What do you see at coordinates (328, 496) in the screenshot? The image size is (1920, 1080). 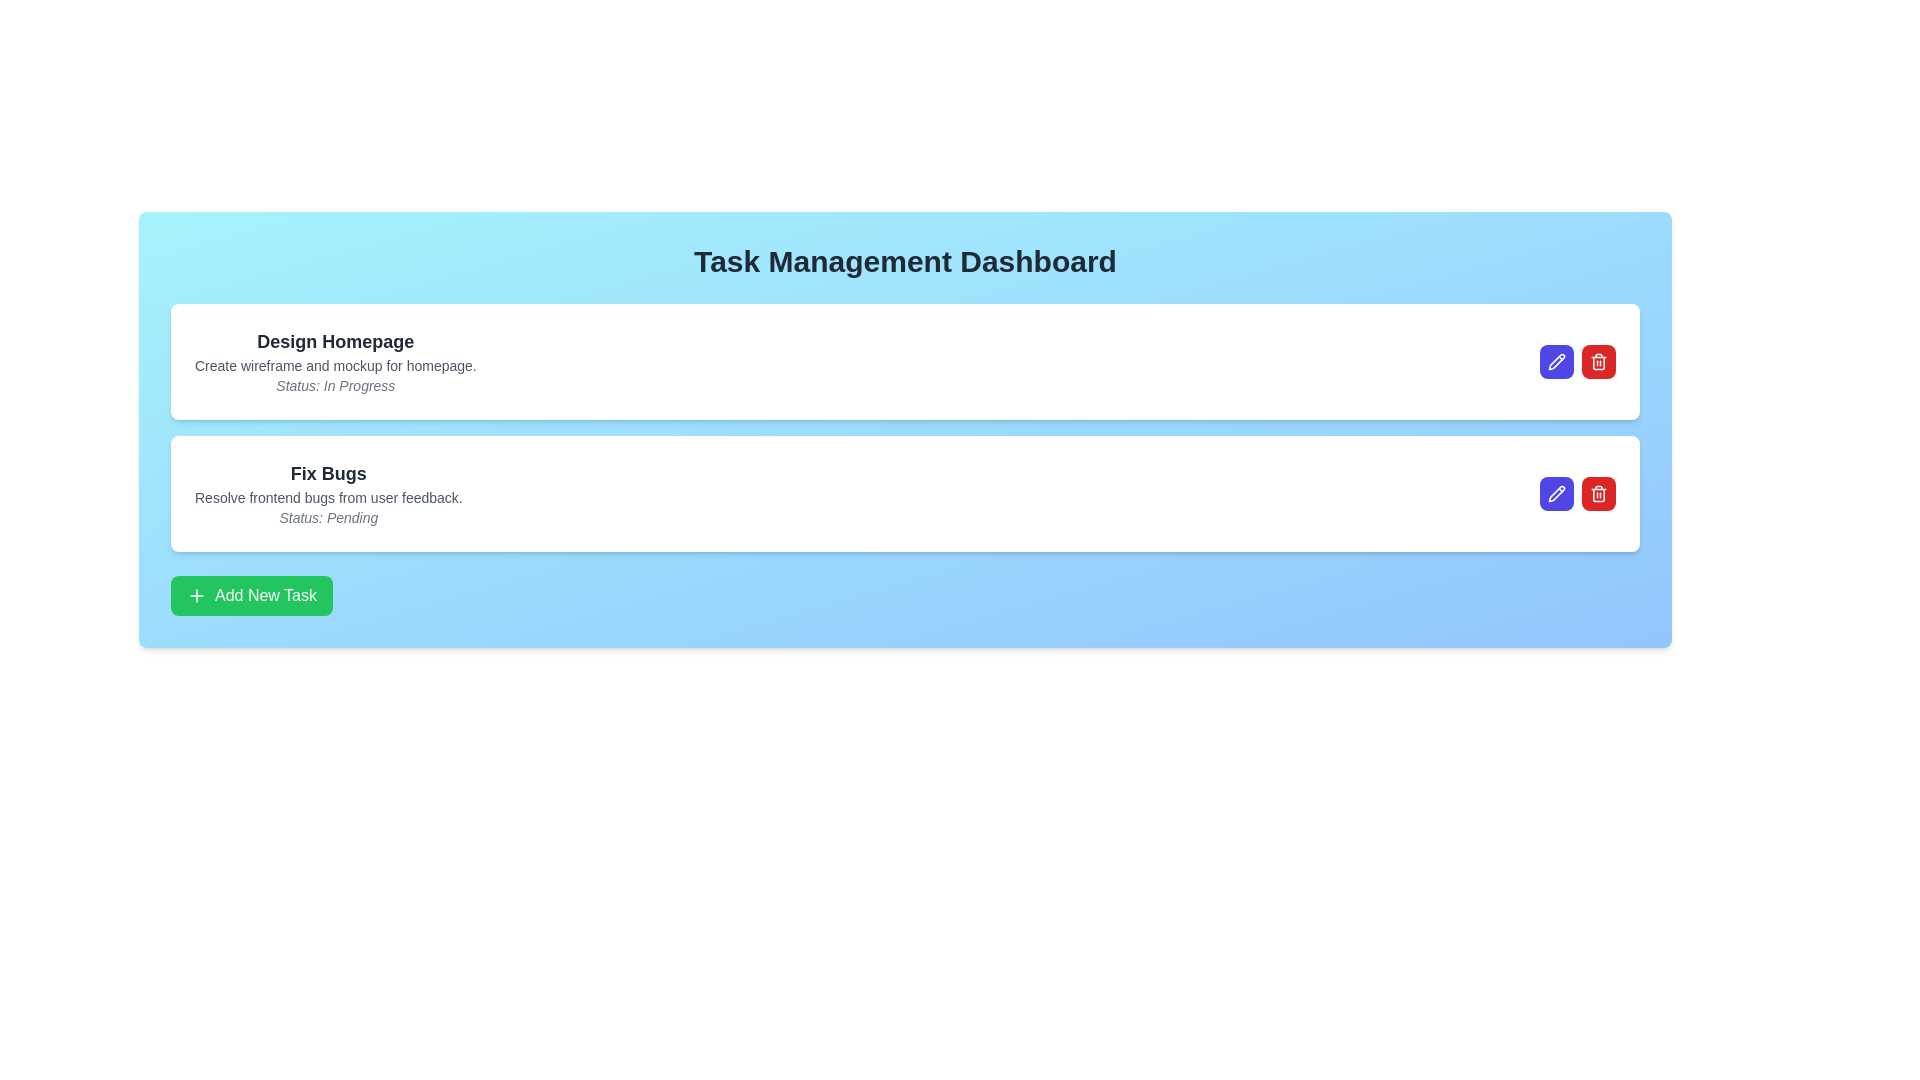 I see `the text label stating 'Resolve frontend bugs from user feedback.', which is styled with a grayish tone and positioned below 'Fix Bugs' and above 'Status: Pending' in the second task card` at bounding box center [328, 496].